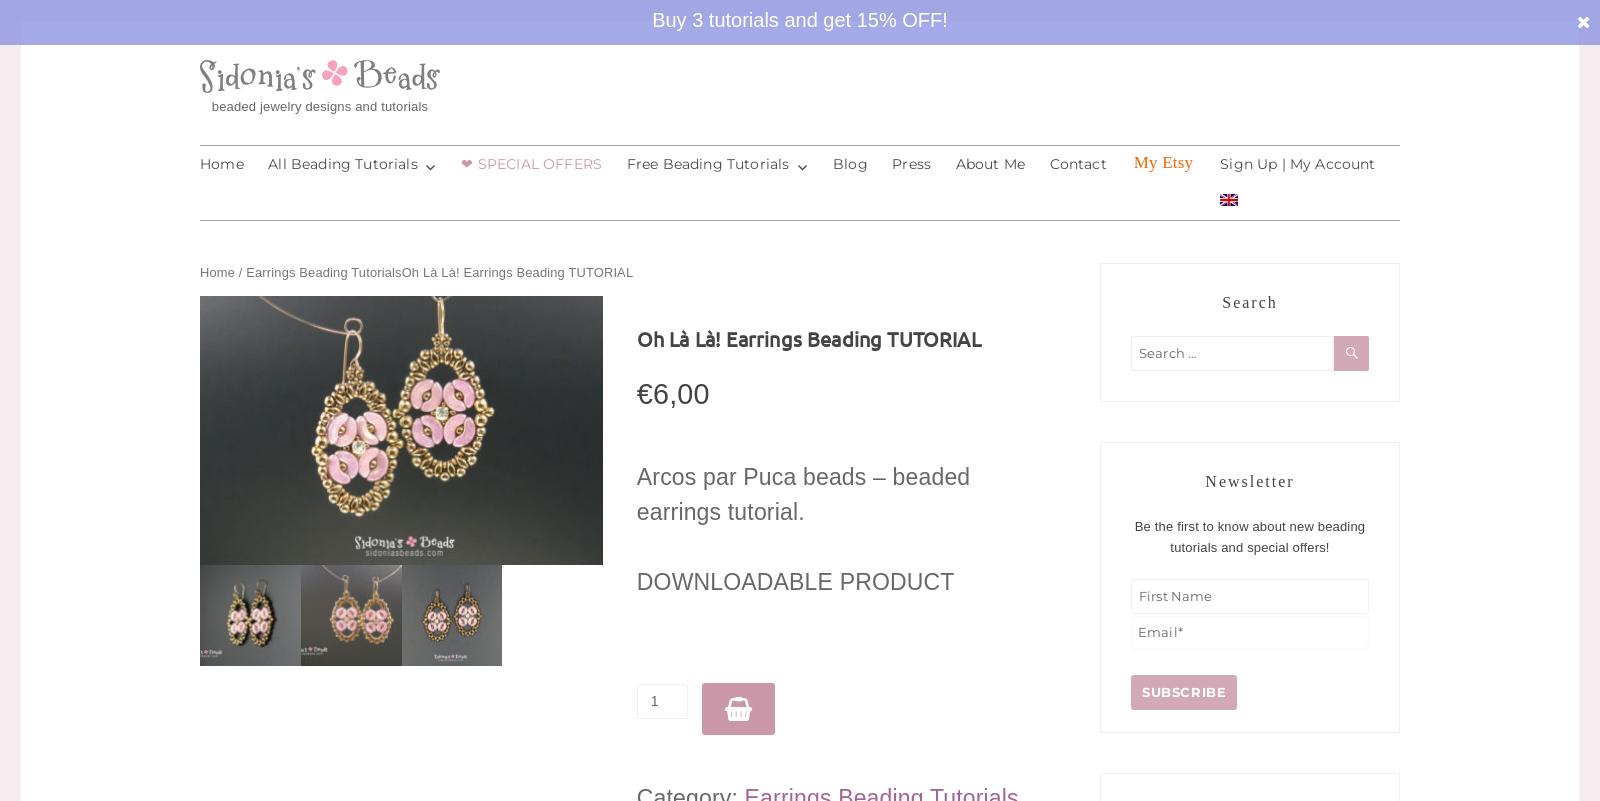  What do you see at coordinates (342, 163) in the screenshot?
I see `'All Beading Tutorials'` at bounding box center [342, 163].